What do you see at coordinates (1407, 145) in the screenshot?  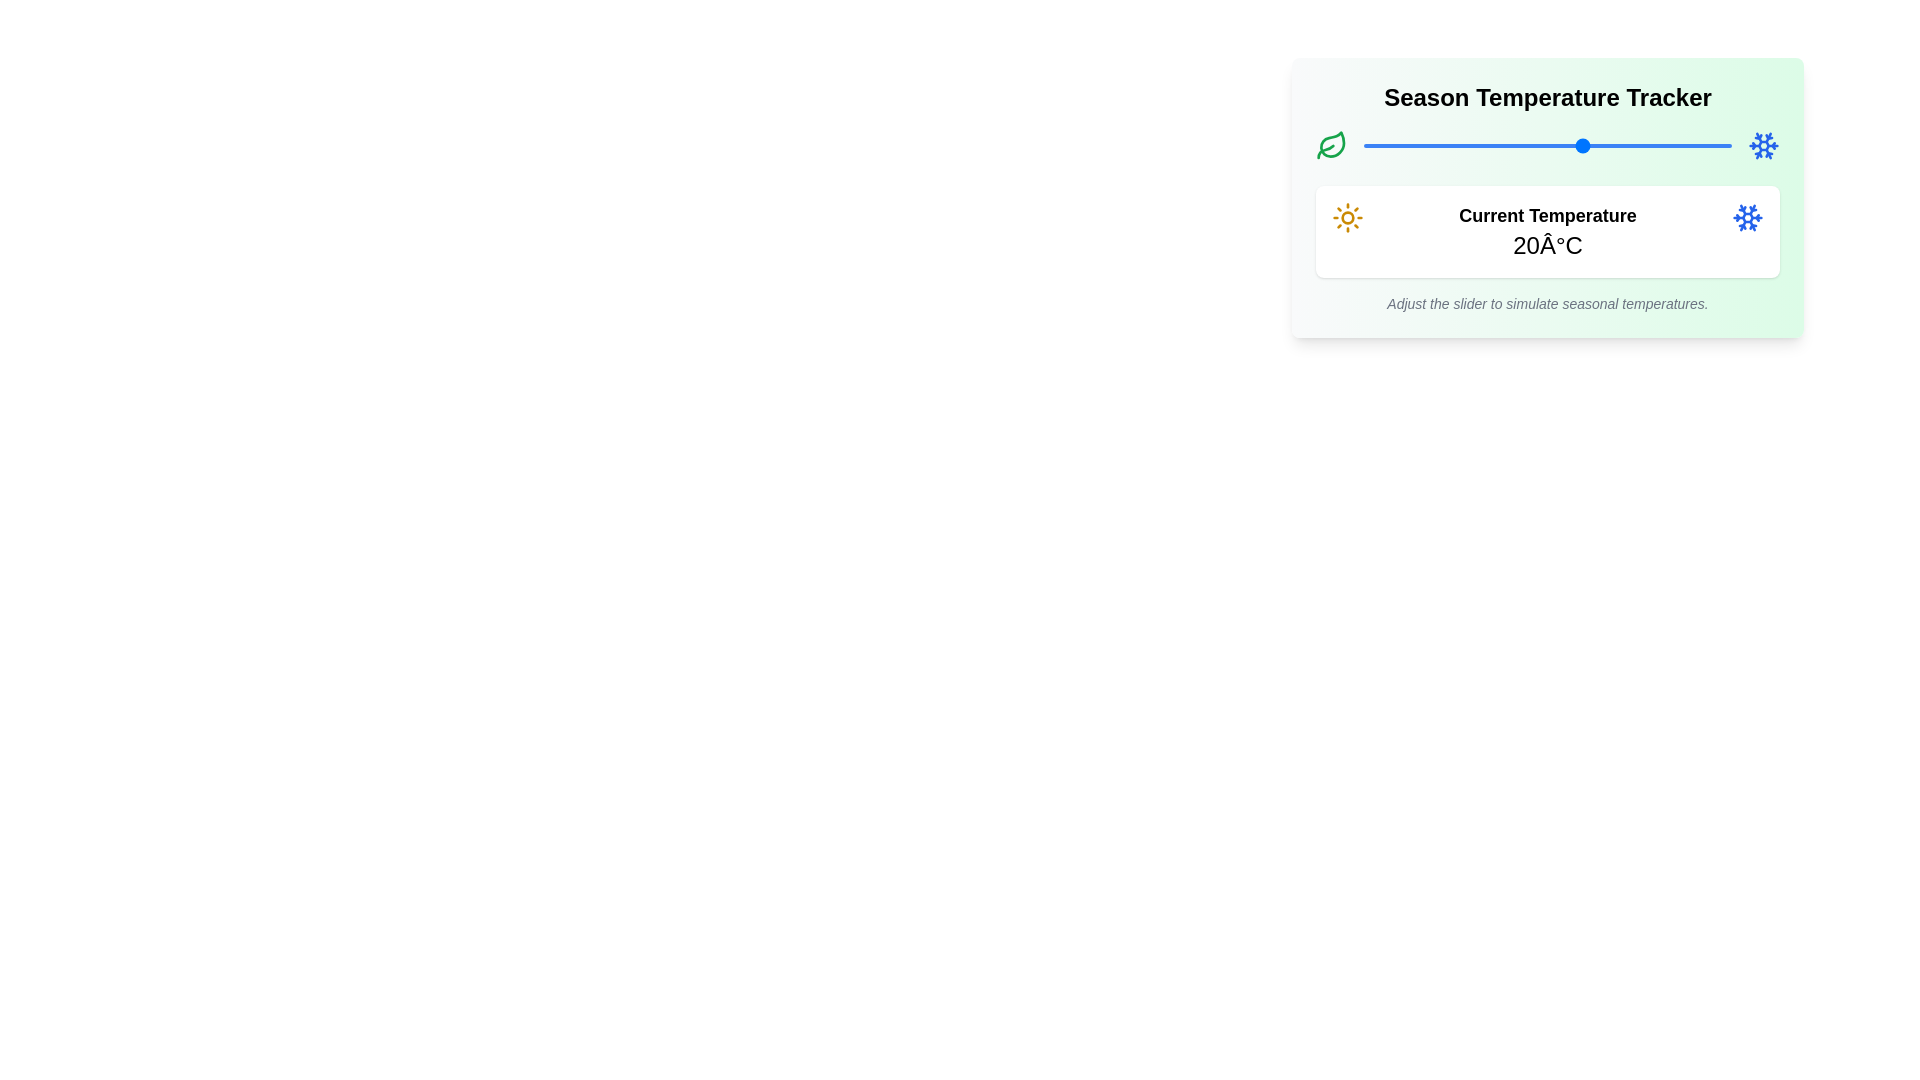 I see `the slider to set the temperature to -4°C` at bounding box center [1407, 145].